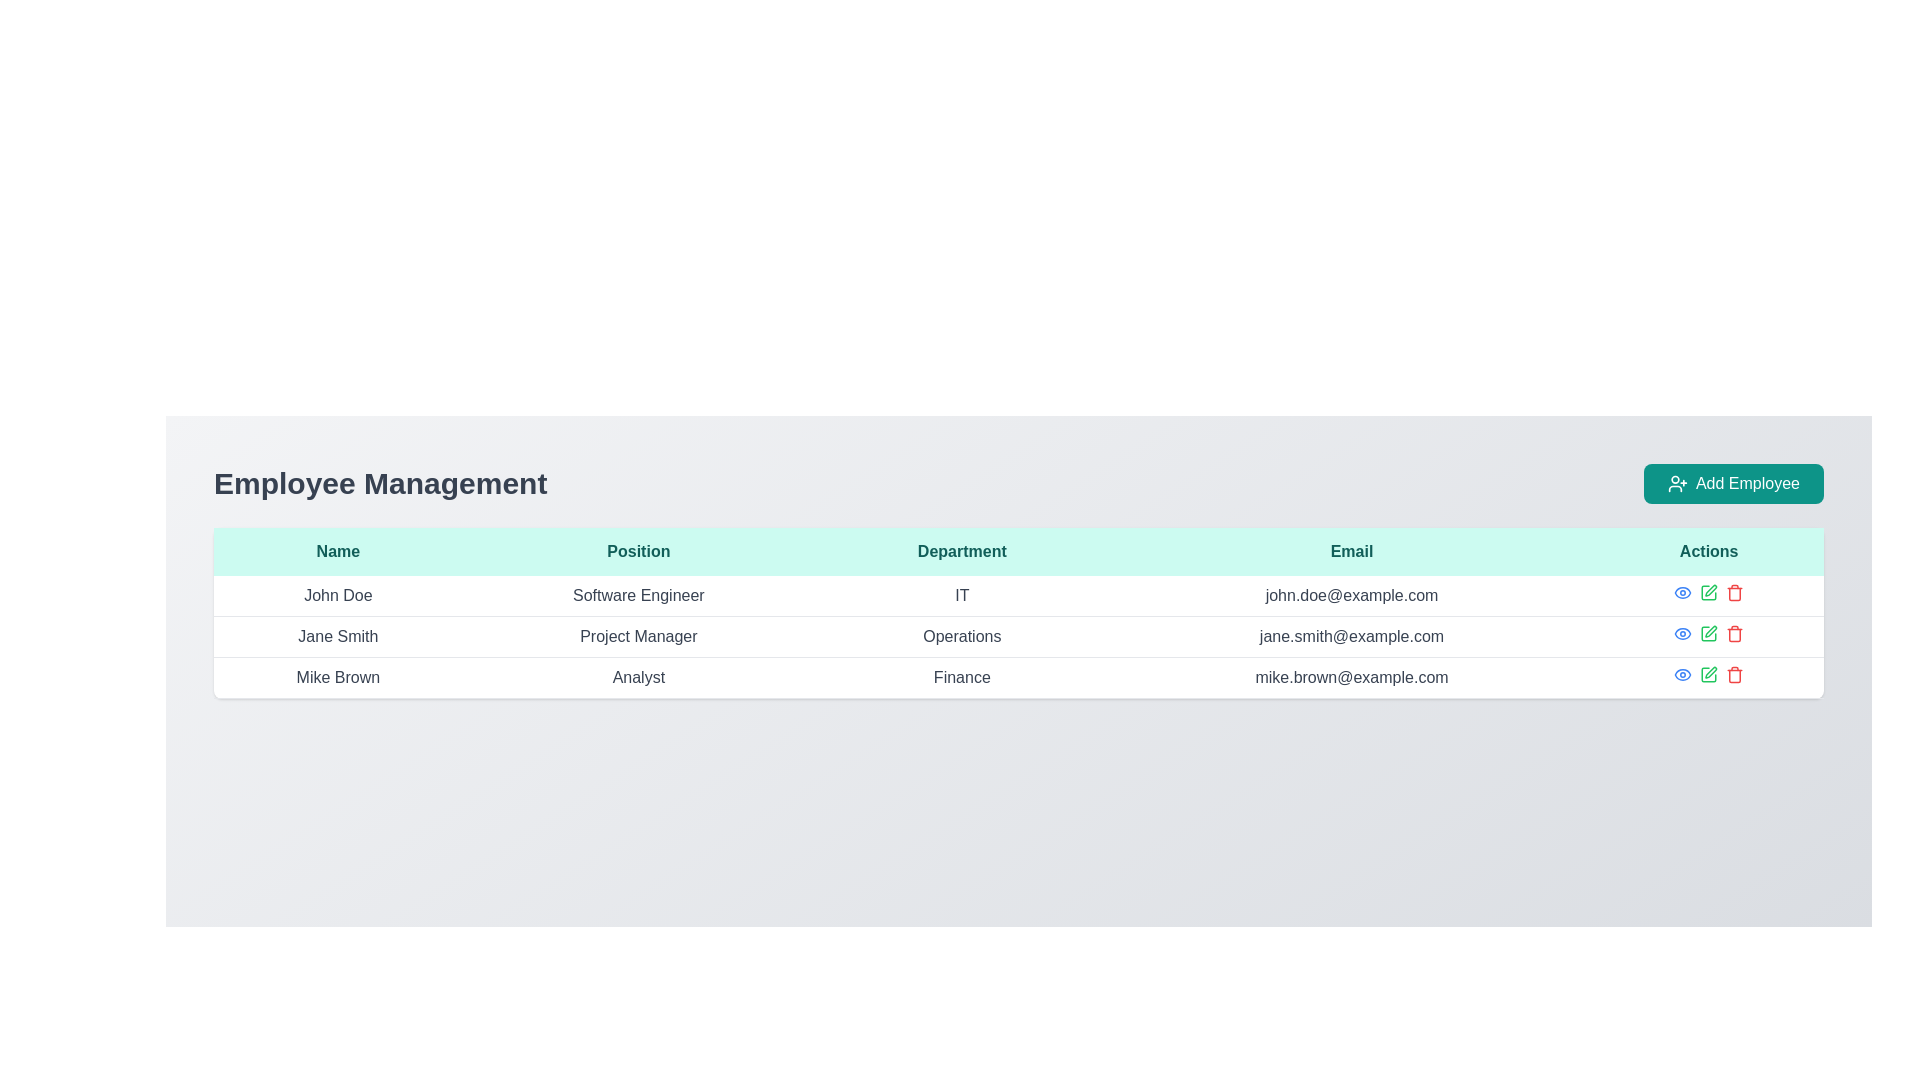 The height and width of the screenshot is (1080, 1920). Describe the element at coordinates (962, 551) in the screenshot. I see `the 'Department' column header text label, which is the third header in the table header row` at that location.